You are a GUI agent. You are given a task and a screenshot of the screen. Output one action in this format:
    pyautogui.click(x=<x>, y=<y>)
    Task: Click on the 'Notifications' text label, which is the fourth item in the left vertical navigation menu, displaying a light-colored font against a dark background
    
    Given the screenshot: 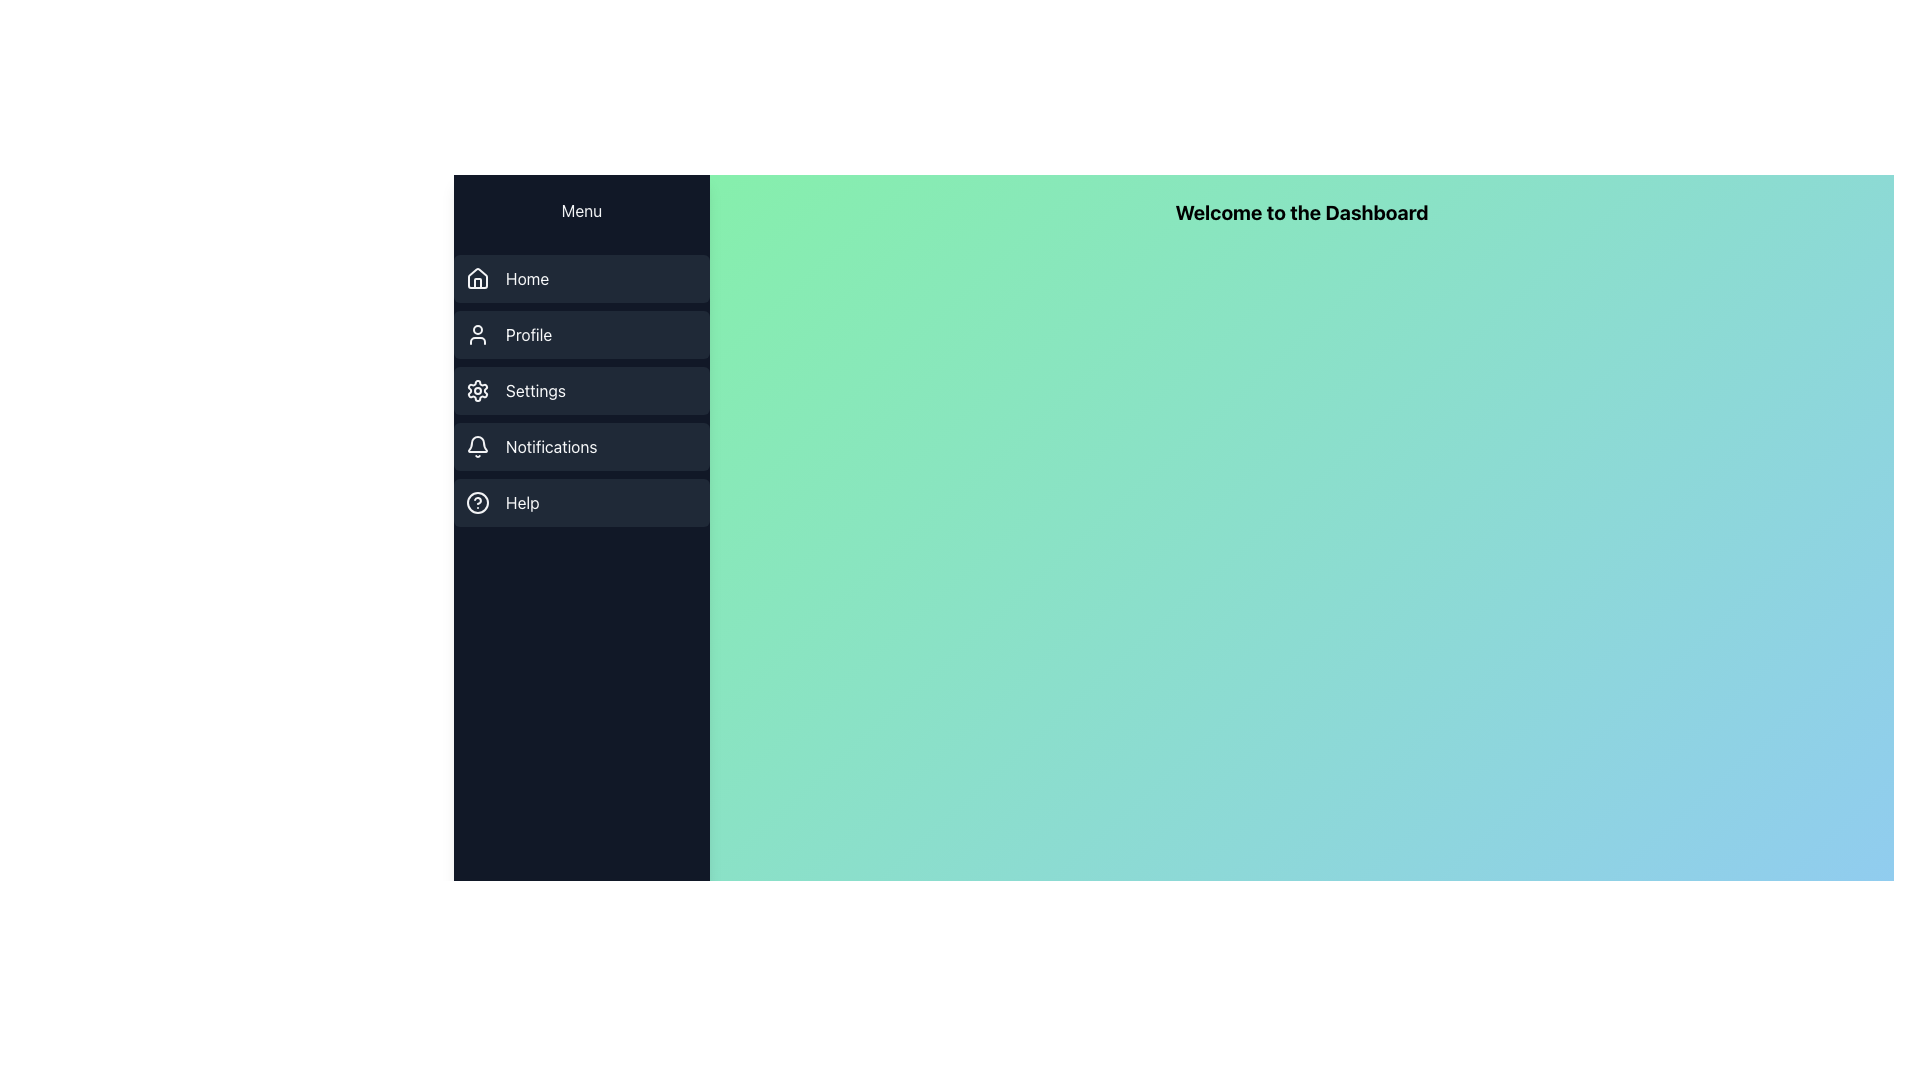 What is the action you would take?
    pyautogui.click(x=551, y=446)
    